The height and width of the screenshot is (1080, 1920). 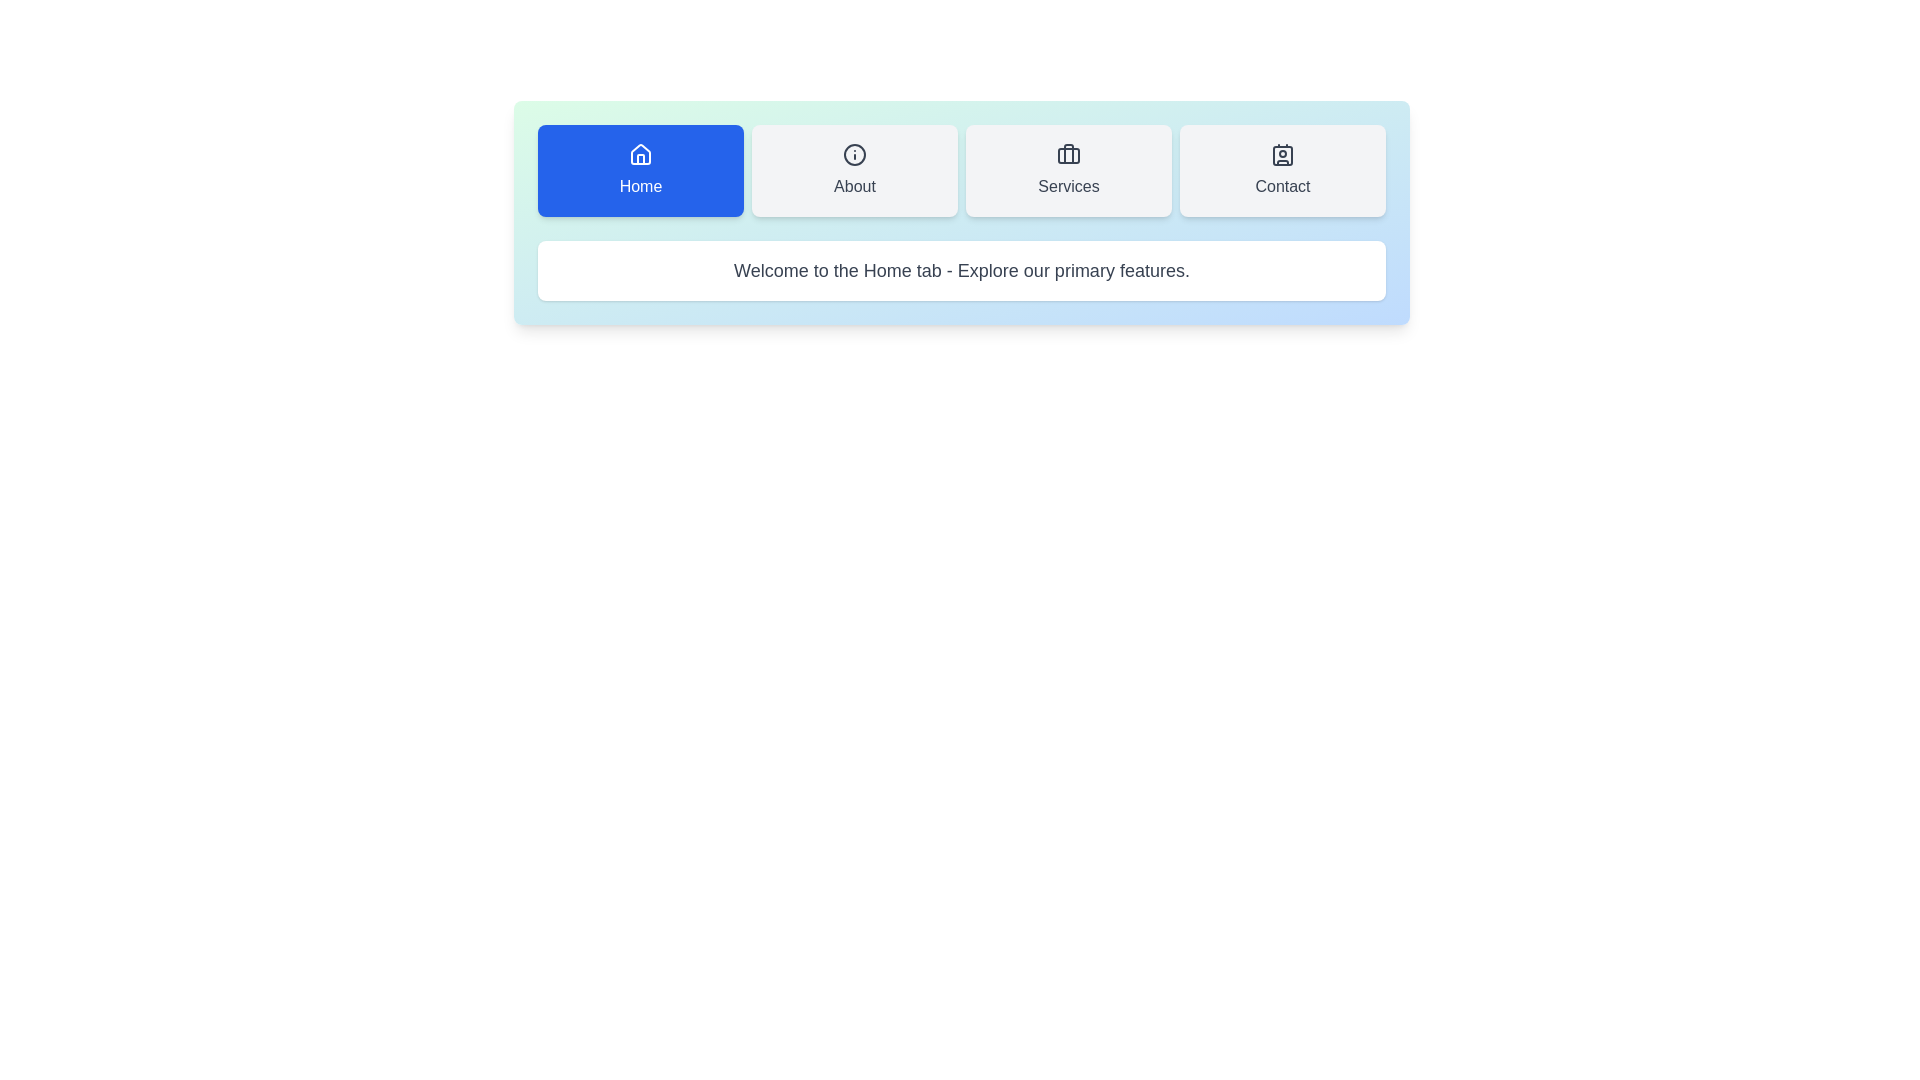 What do you see at coordinates (961, 270) in the screenshot?
I see `welcoming message and brief instructions displayed in the centrally aligned text block beneath the 'Home' navigation tab` at bounding box center [961, 270].